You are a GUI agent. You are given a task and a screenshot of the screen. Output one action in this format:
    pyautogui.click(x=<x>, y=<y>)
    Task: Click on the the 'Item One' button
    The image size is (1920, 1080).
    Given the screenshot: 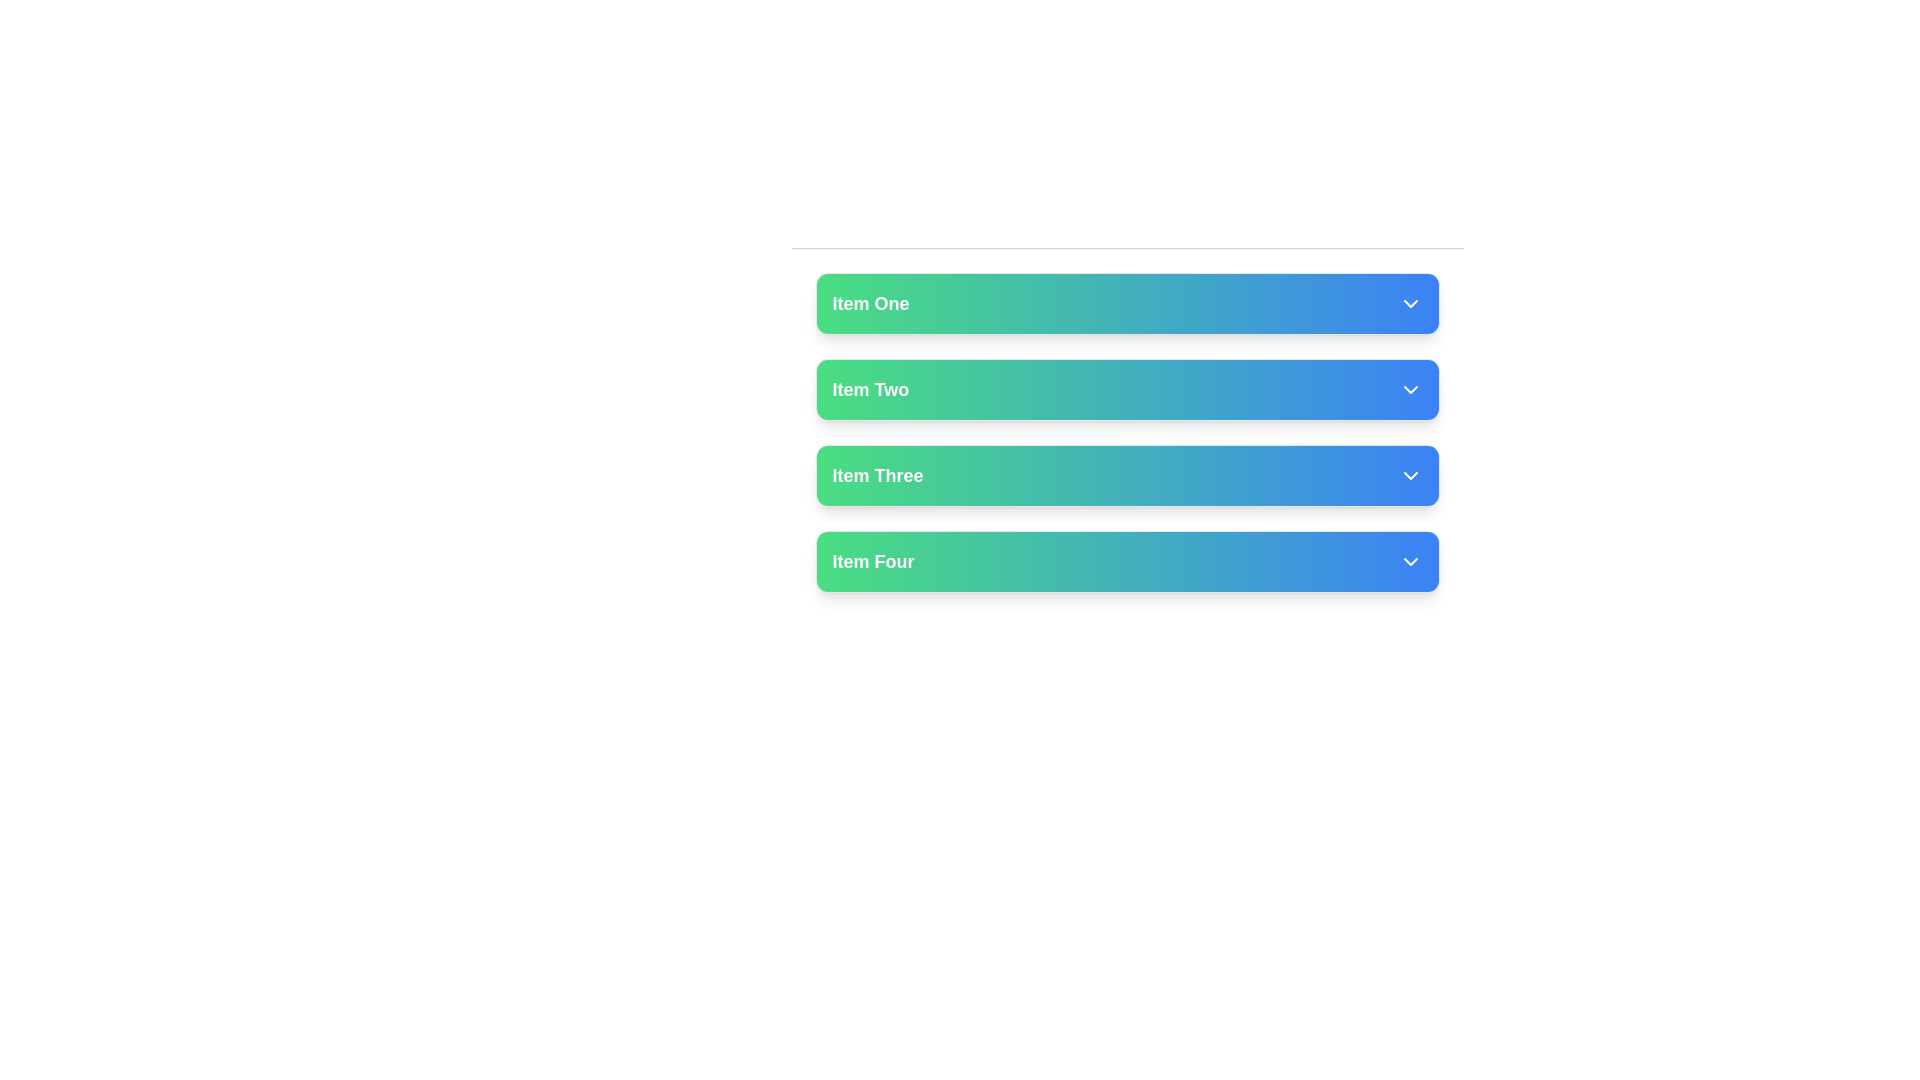 What is the action you would take?
    pyautogui.click(x=1127, y=304)
    